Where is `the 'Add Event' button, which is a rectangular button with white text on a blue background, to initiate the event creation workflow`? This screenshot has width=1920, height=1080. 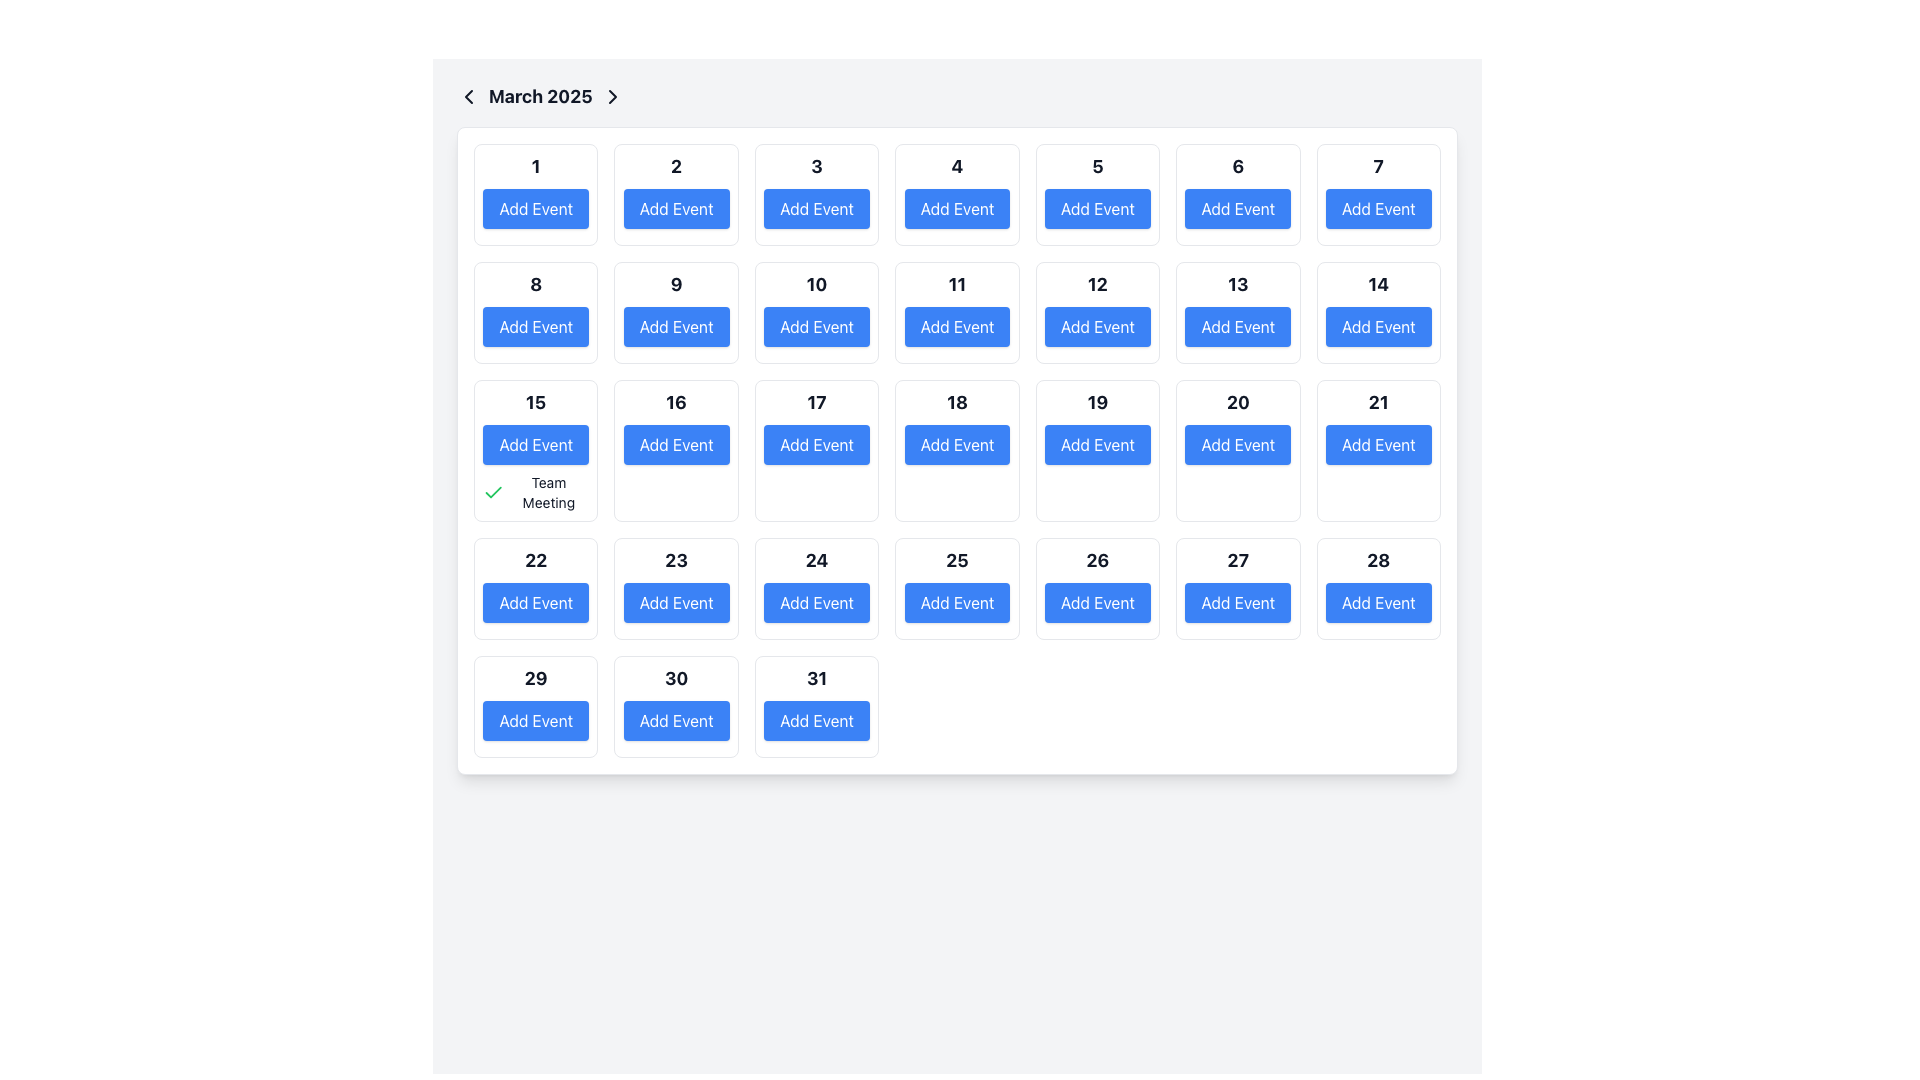
the 'Add Event' button, which is a rectangular button with white text on a blue background, to initiate the event creation workflow is located at coordinates (676, 208).